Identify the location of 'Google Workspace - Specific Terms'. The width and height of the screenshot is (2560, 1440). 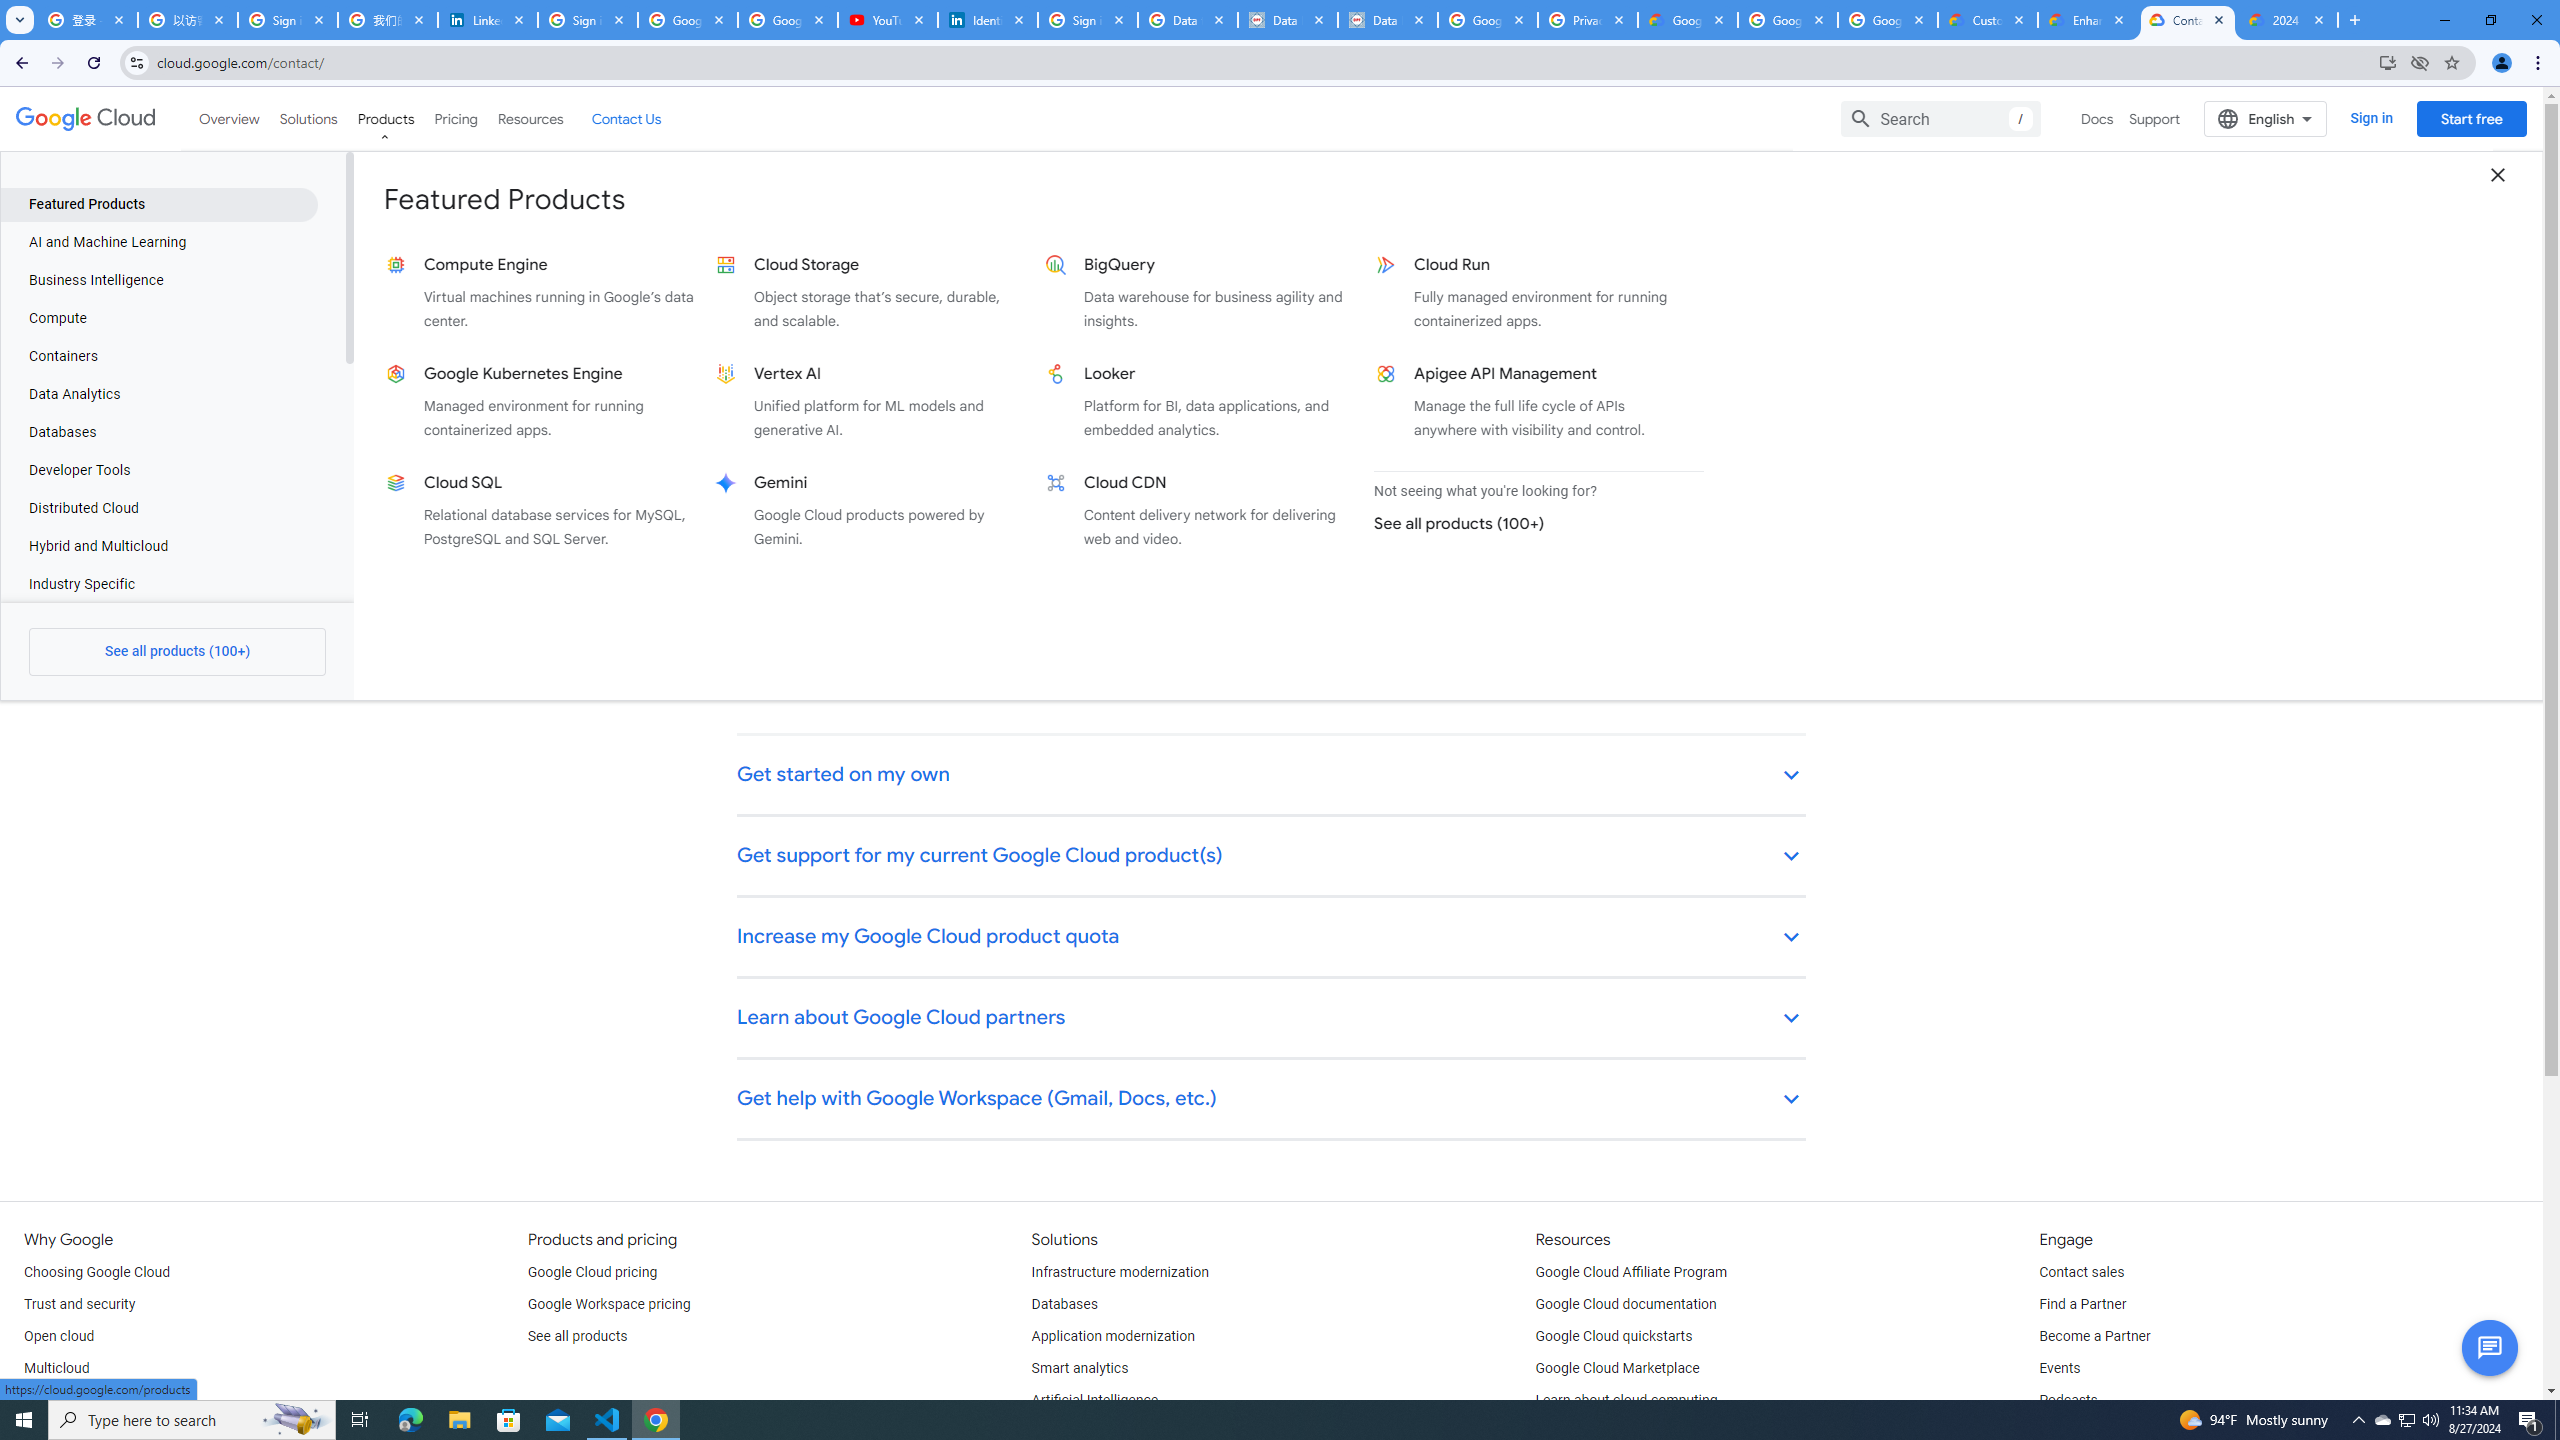
(1785, 19).